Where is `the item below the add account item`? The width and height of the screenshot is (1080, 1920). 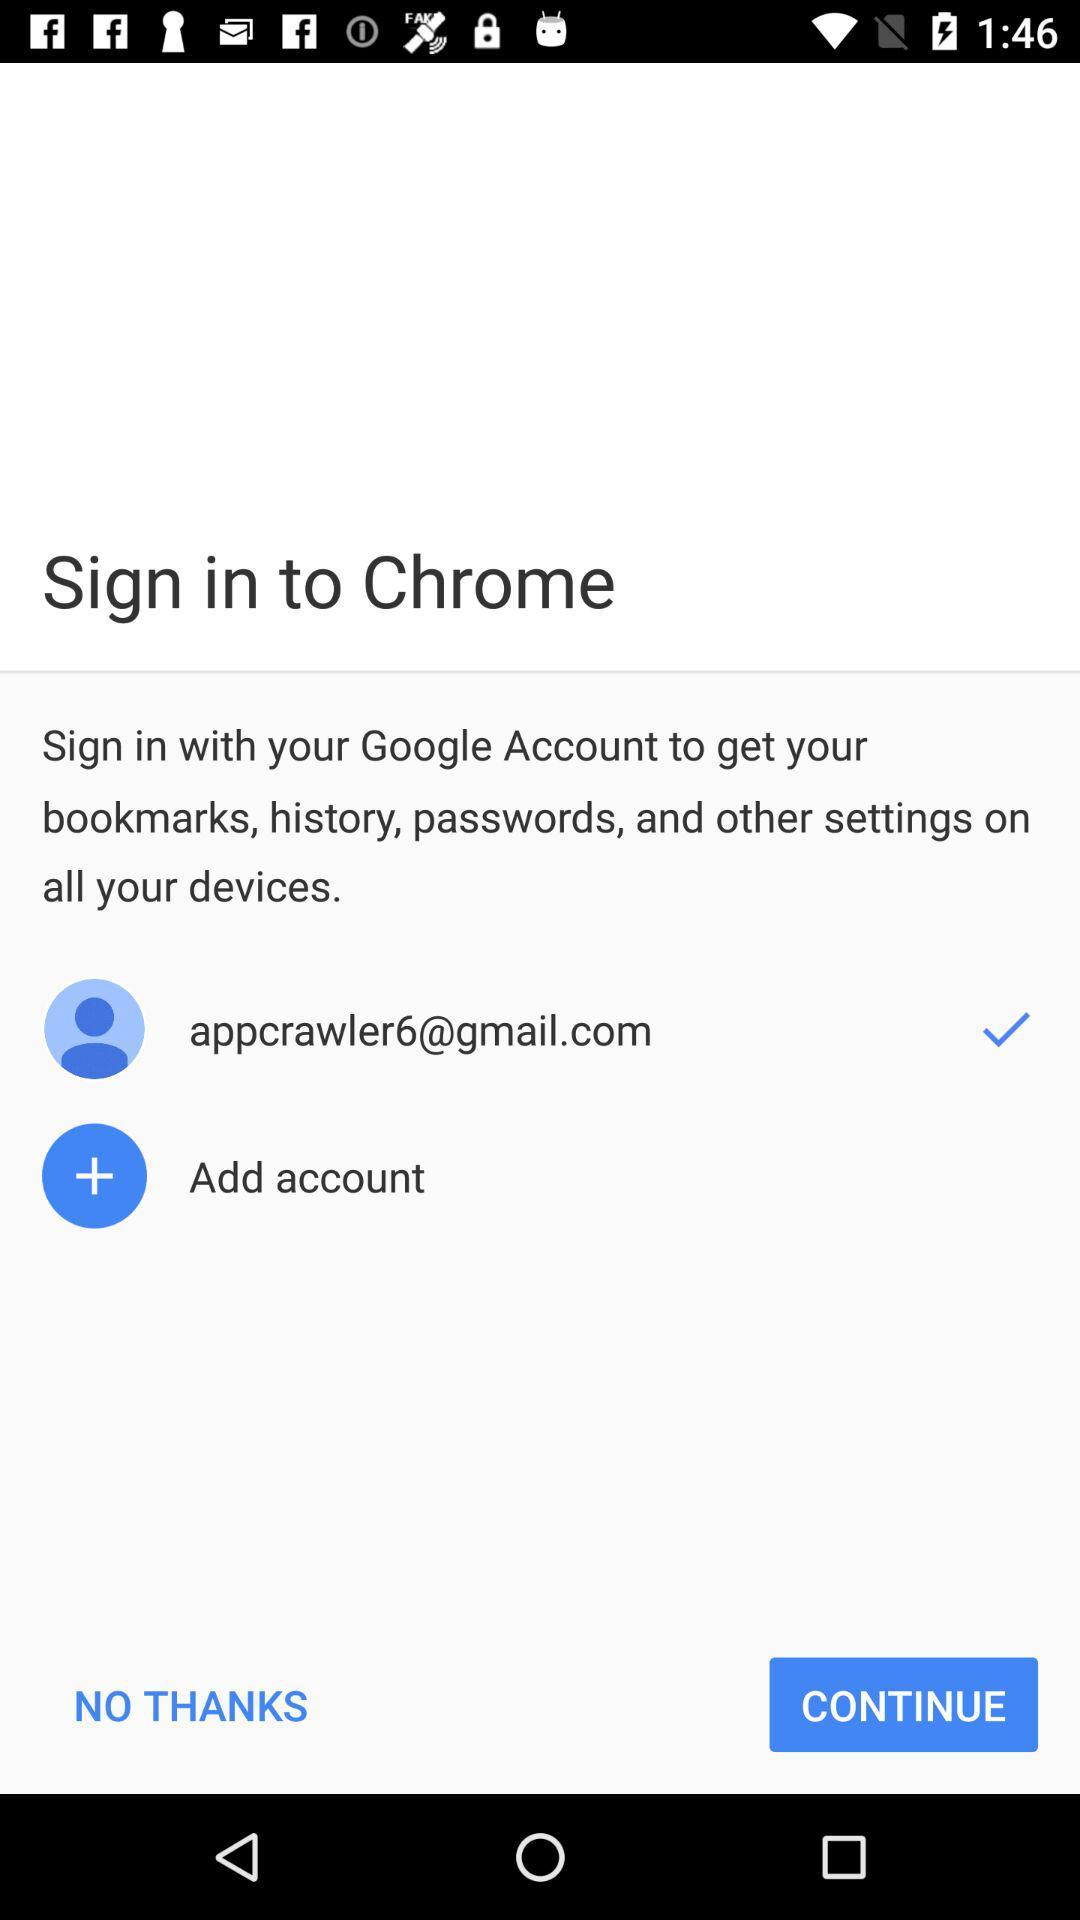 the item below the add account item is located at coordinates (190, 1703).